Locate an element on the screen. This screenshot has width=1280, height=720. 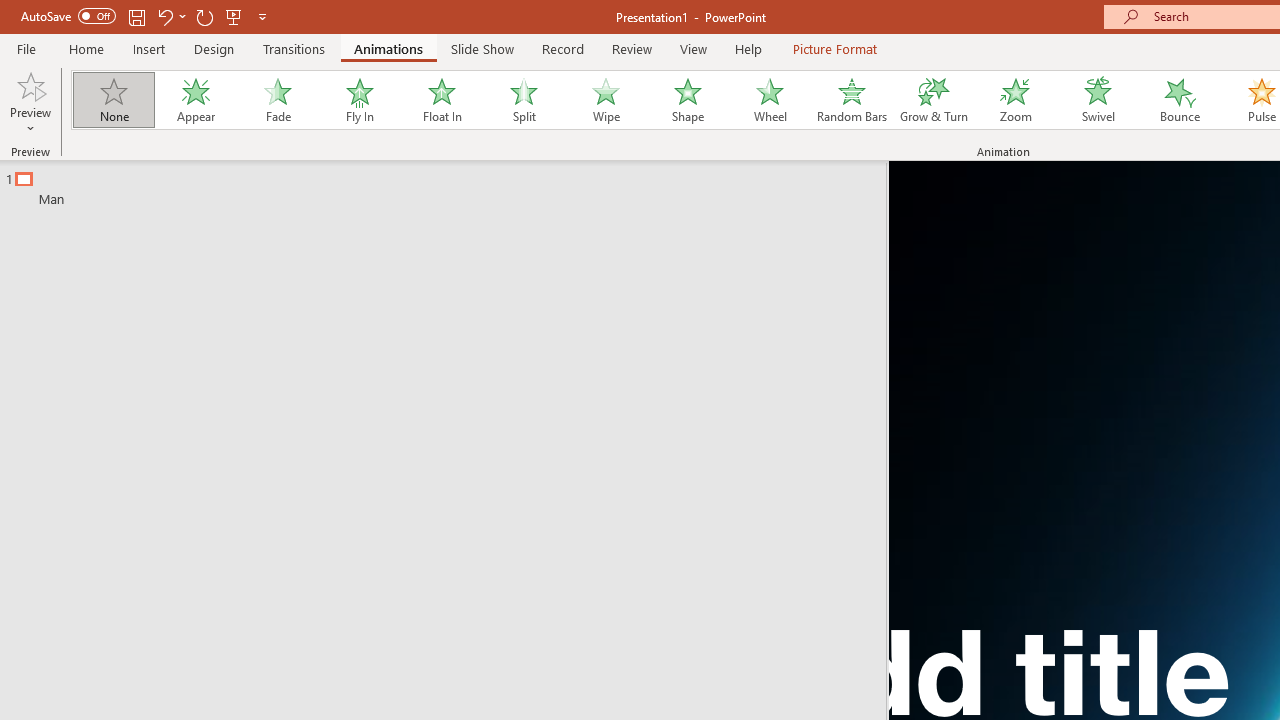
'Grow & Turn' is located at coordinates (933, 100).